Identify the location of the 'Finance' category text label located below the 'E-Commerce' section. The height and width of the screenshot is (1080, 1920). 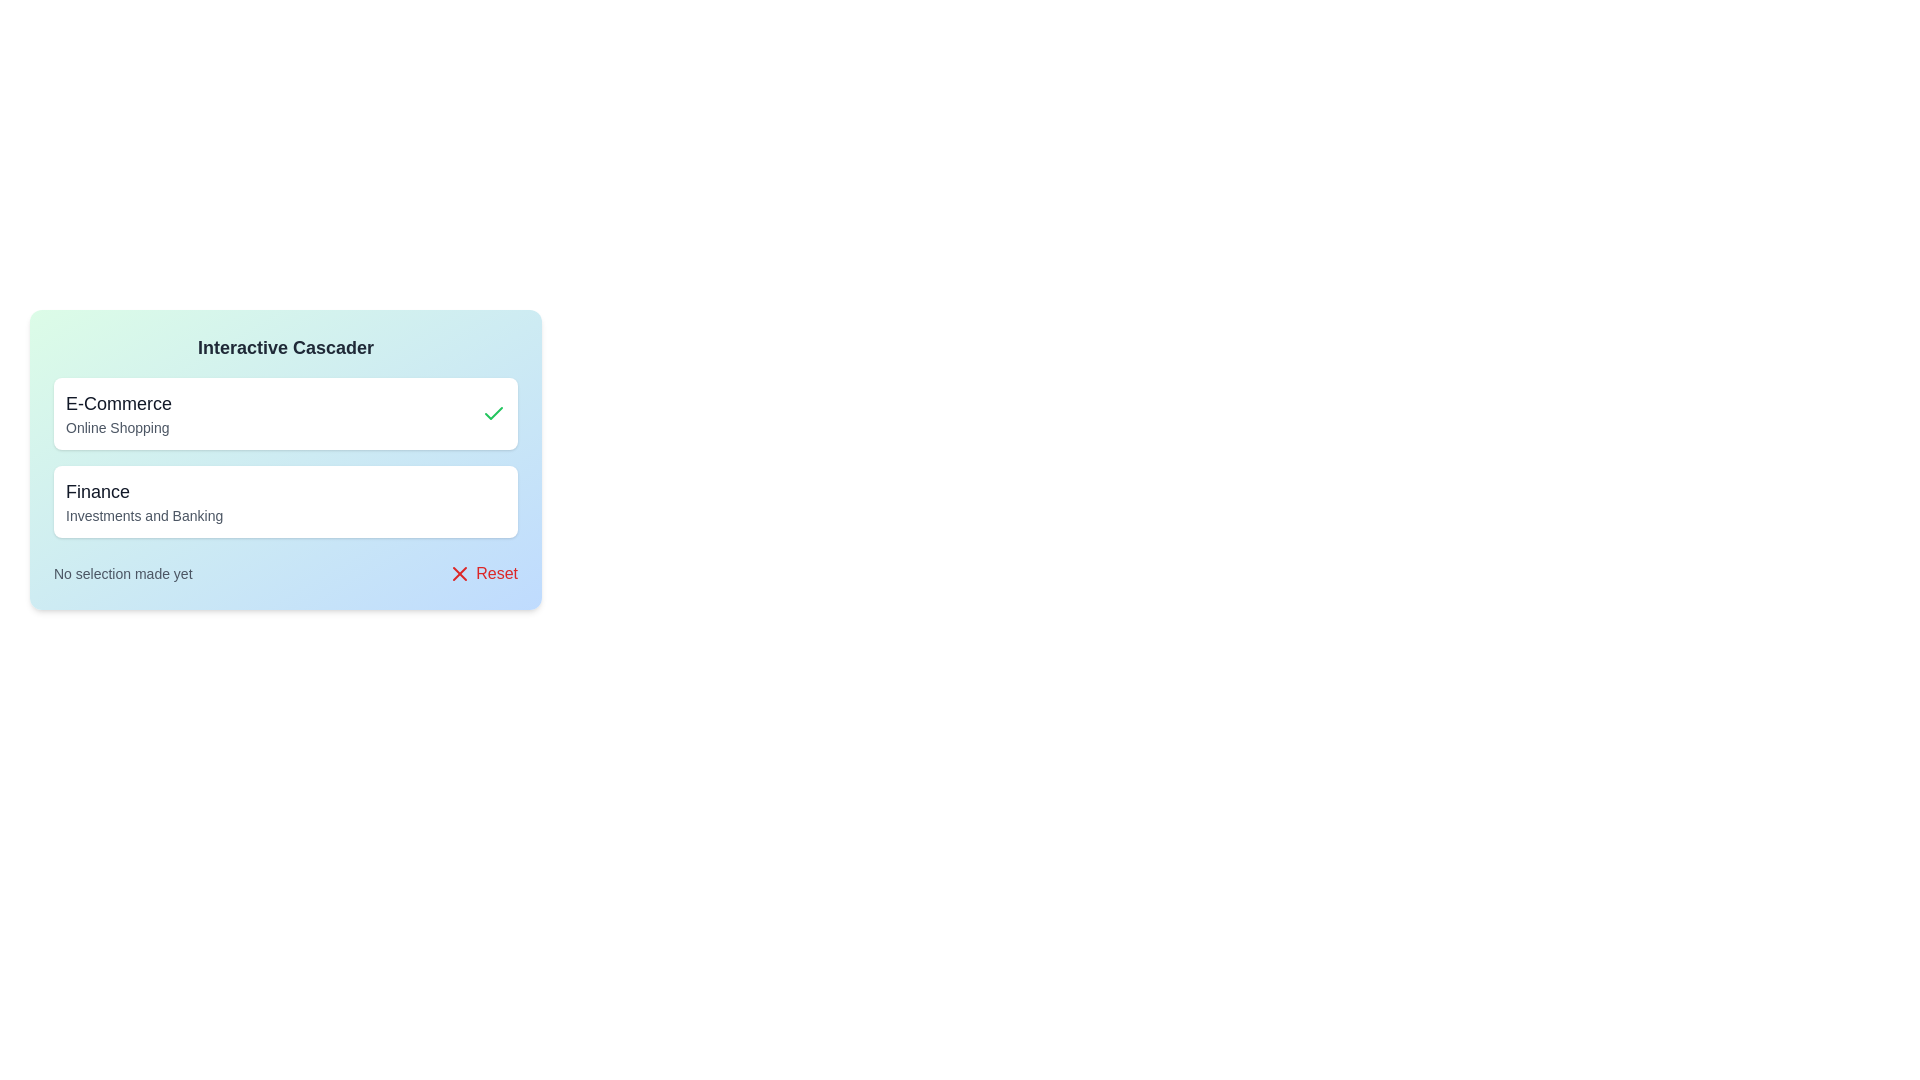
(143, 500).